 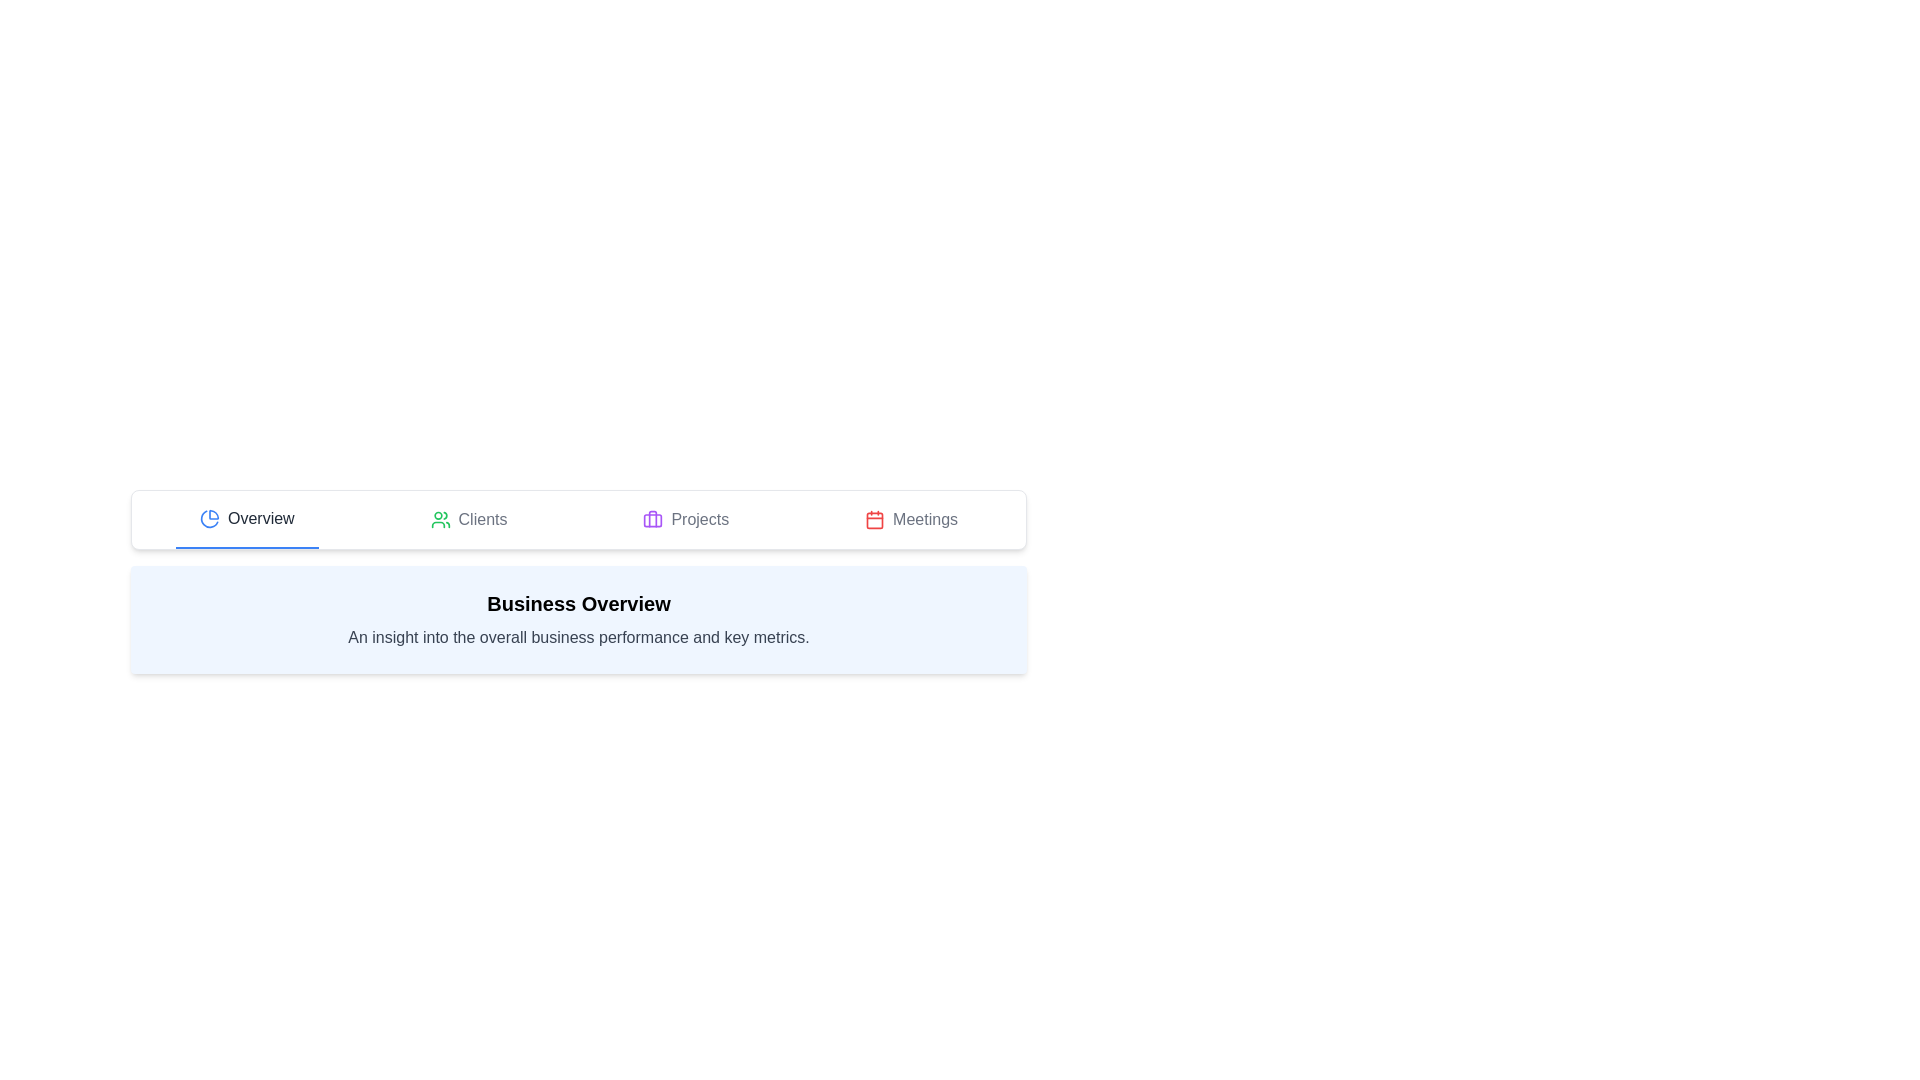 What do you see at coordinates (653, 519) in the screenshot?
I see `the 'Projects' button` at bounding box center [653, 519].